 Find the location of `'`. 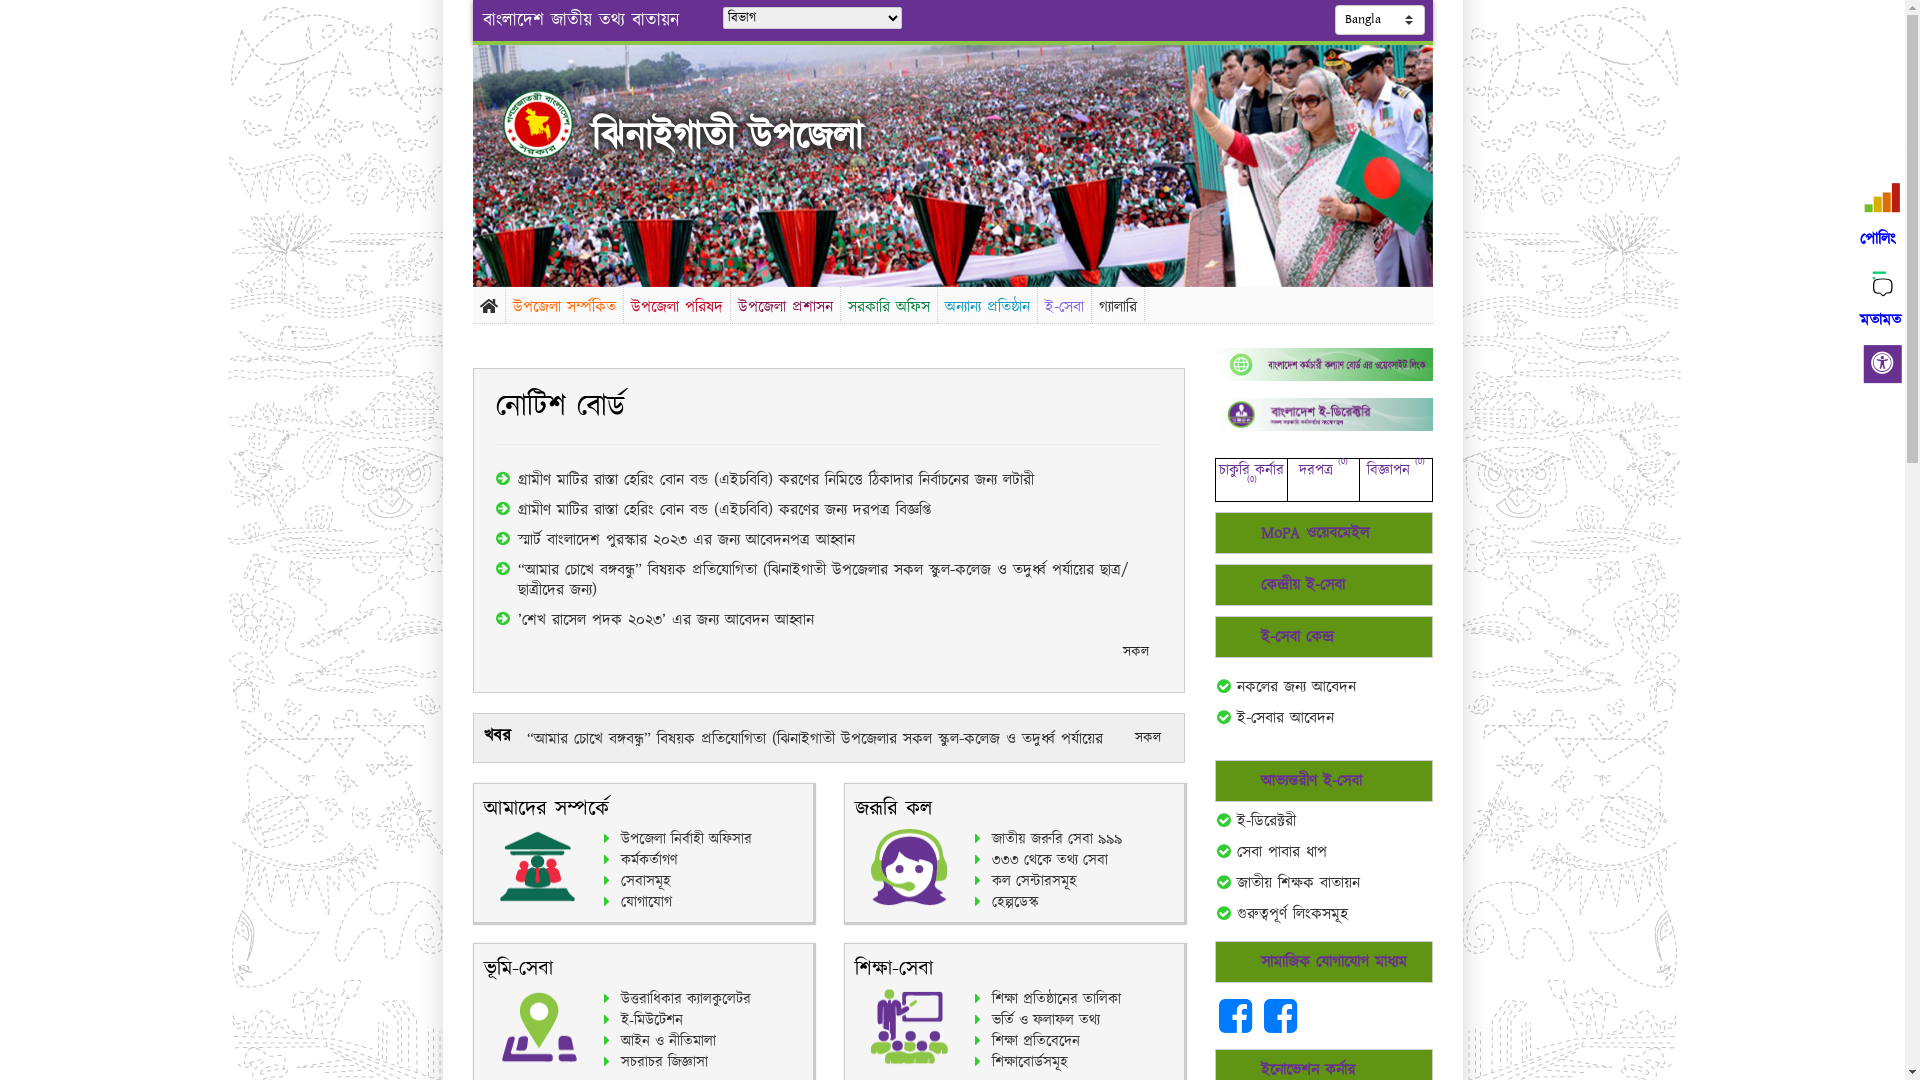

' is located at coordinates (554, 123).